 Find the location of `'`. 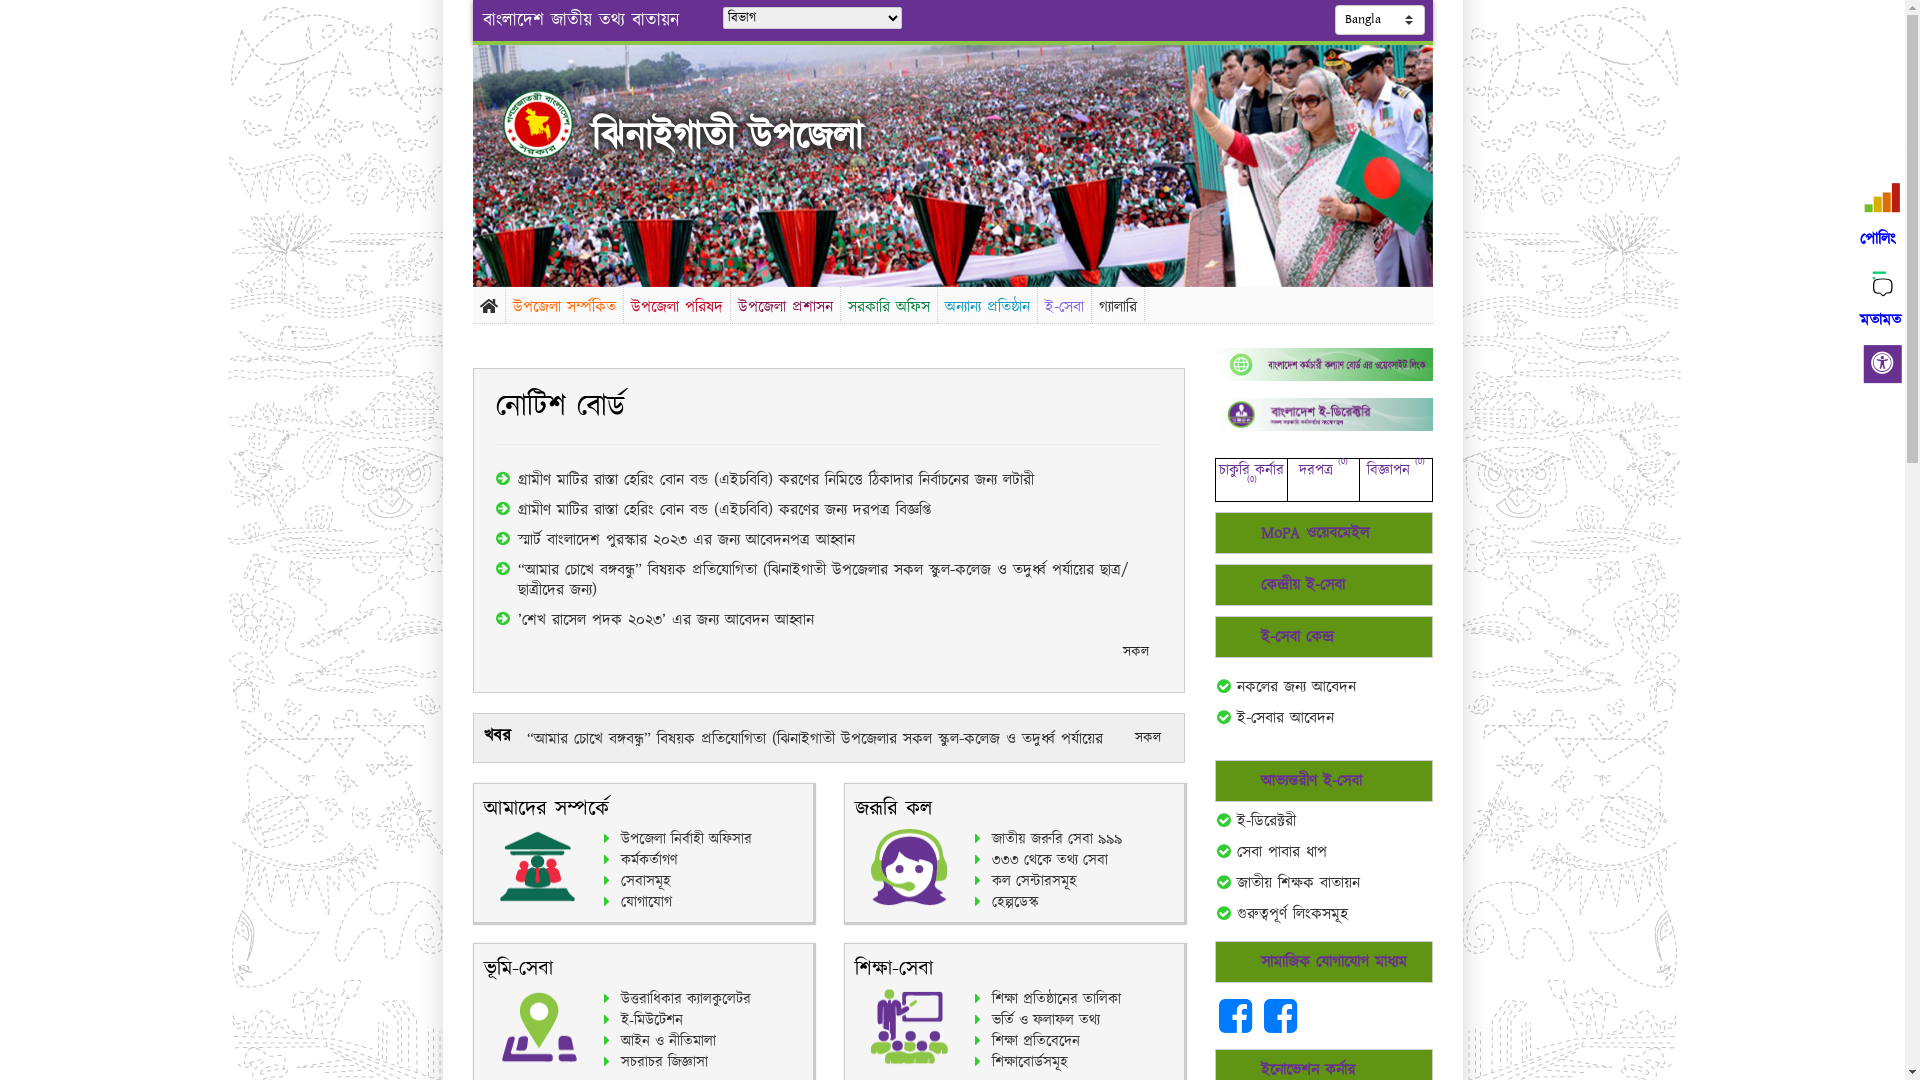

' is located at coordinates (554, 123).